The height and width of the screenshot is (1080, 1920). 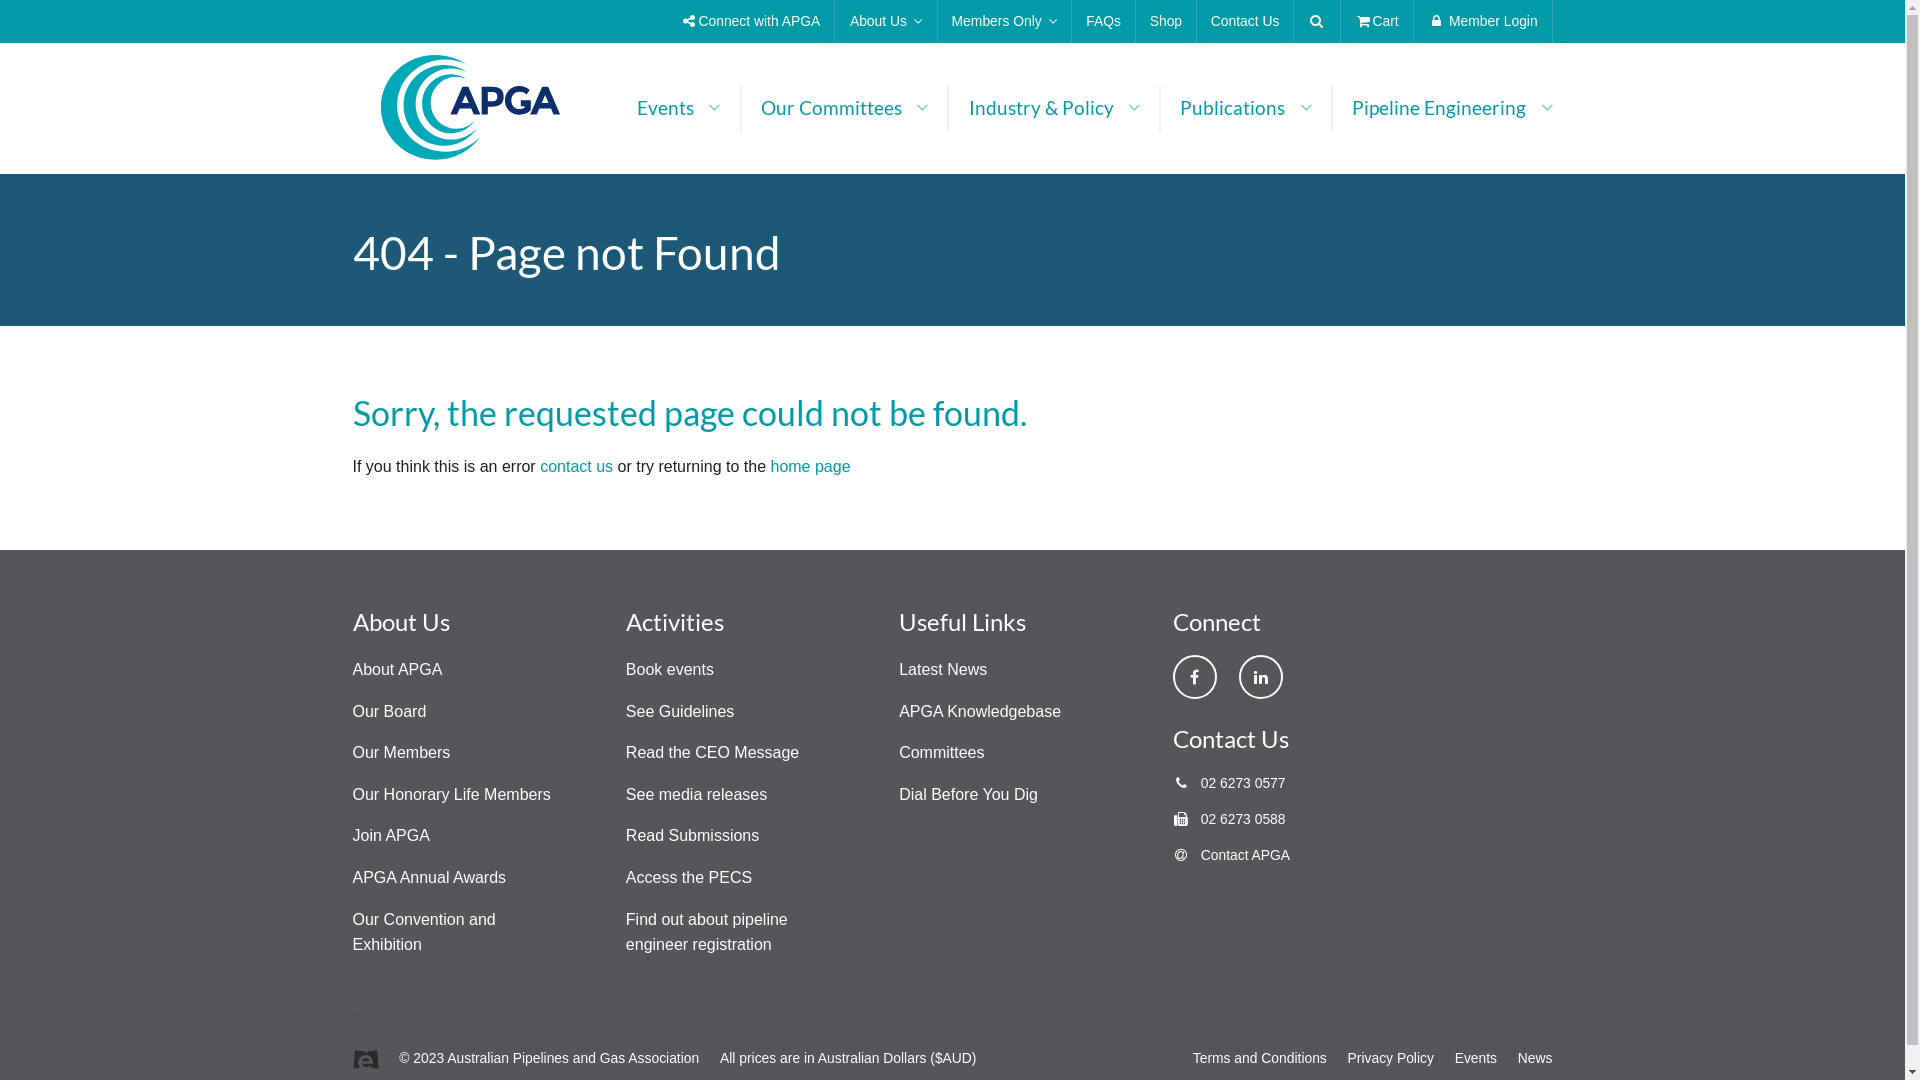 What do you see at coordinates (1454, 1056) in the screenshot?
I see `'Events'` at bounding box center [1454, 1056].